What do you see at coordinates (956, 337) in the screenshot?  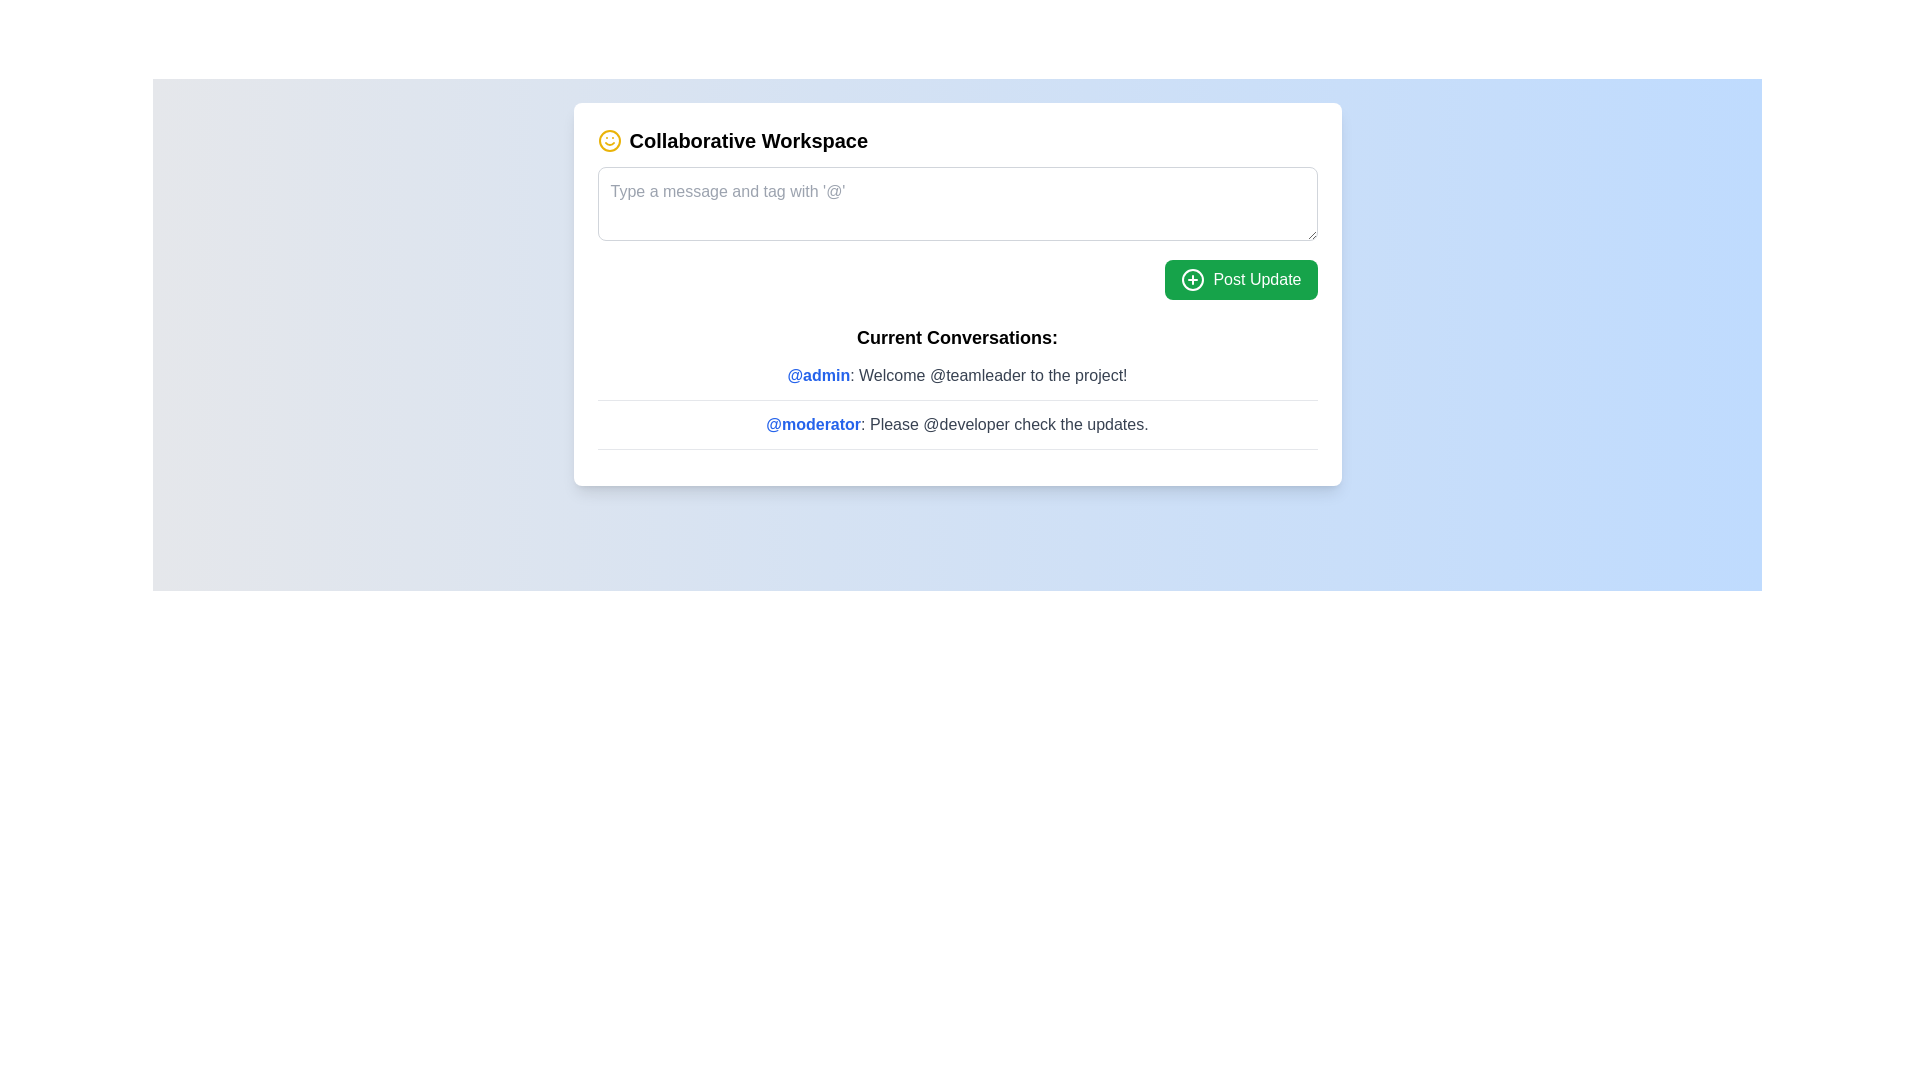 I see `the bold, large-font text label reading 'Current Conversations:' which serves as a header above the conversation section` at bounding box center [956, 337].